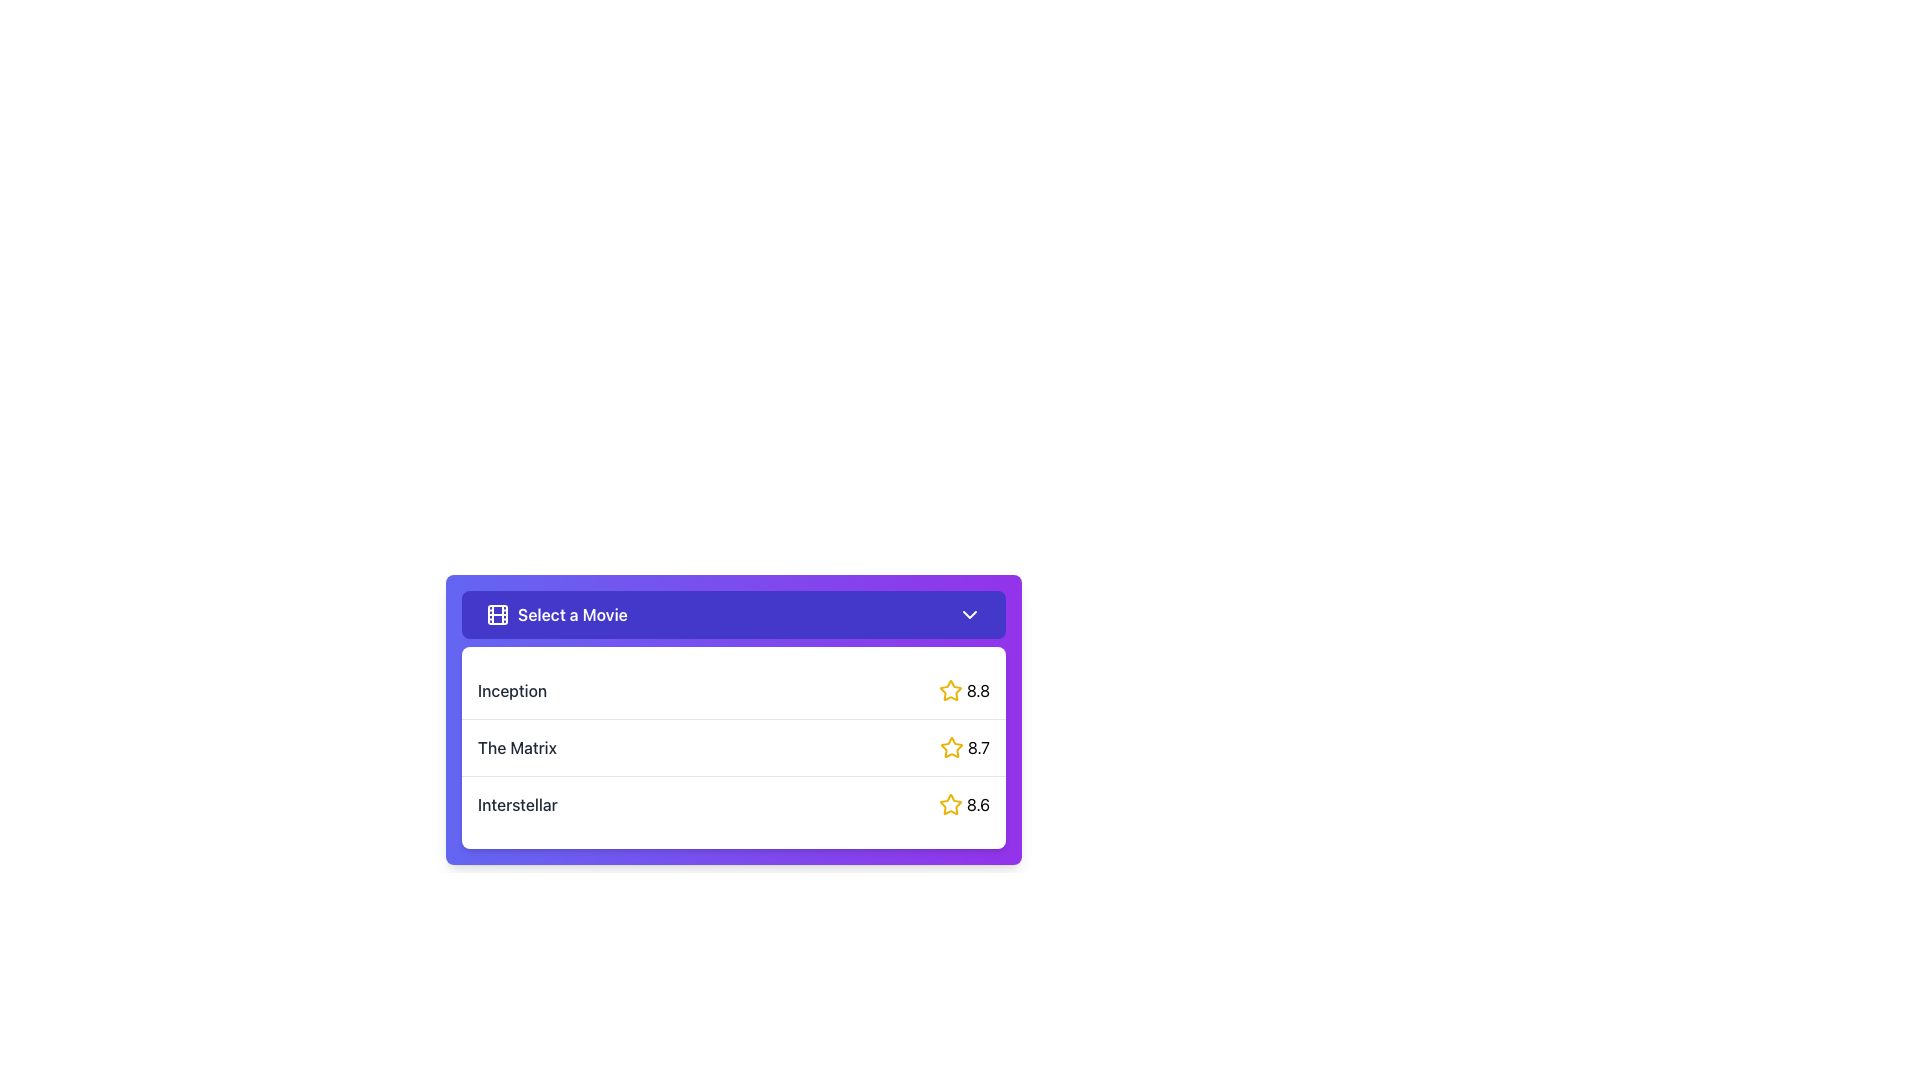 The height and width of the screenshot is (1080, 1920). I want to click on the movie icon located at the far-left side of the 'Select a Movie' purple button, providing context for the dropdown related to video content, so click(498, 613).